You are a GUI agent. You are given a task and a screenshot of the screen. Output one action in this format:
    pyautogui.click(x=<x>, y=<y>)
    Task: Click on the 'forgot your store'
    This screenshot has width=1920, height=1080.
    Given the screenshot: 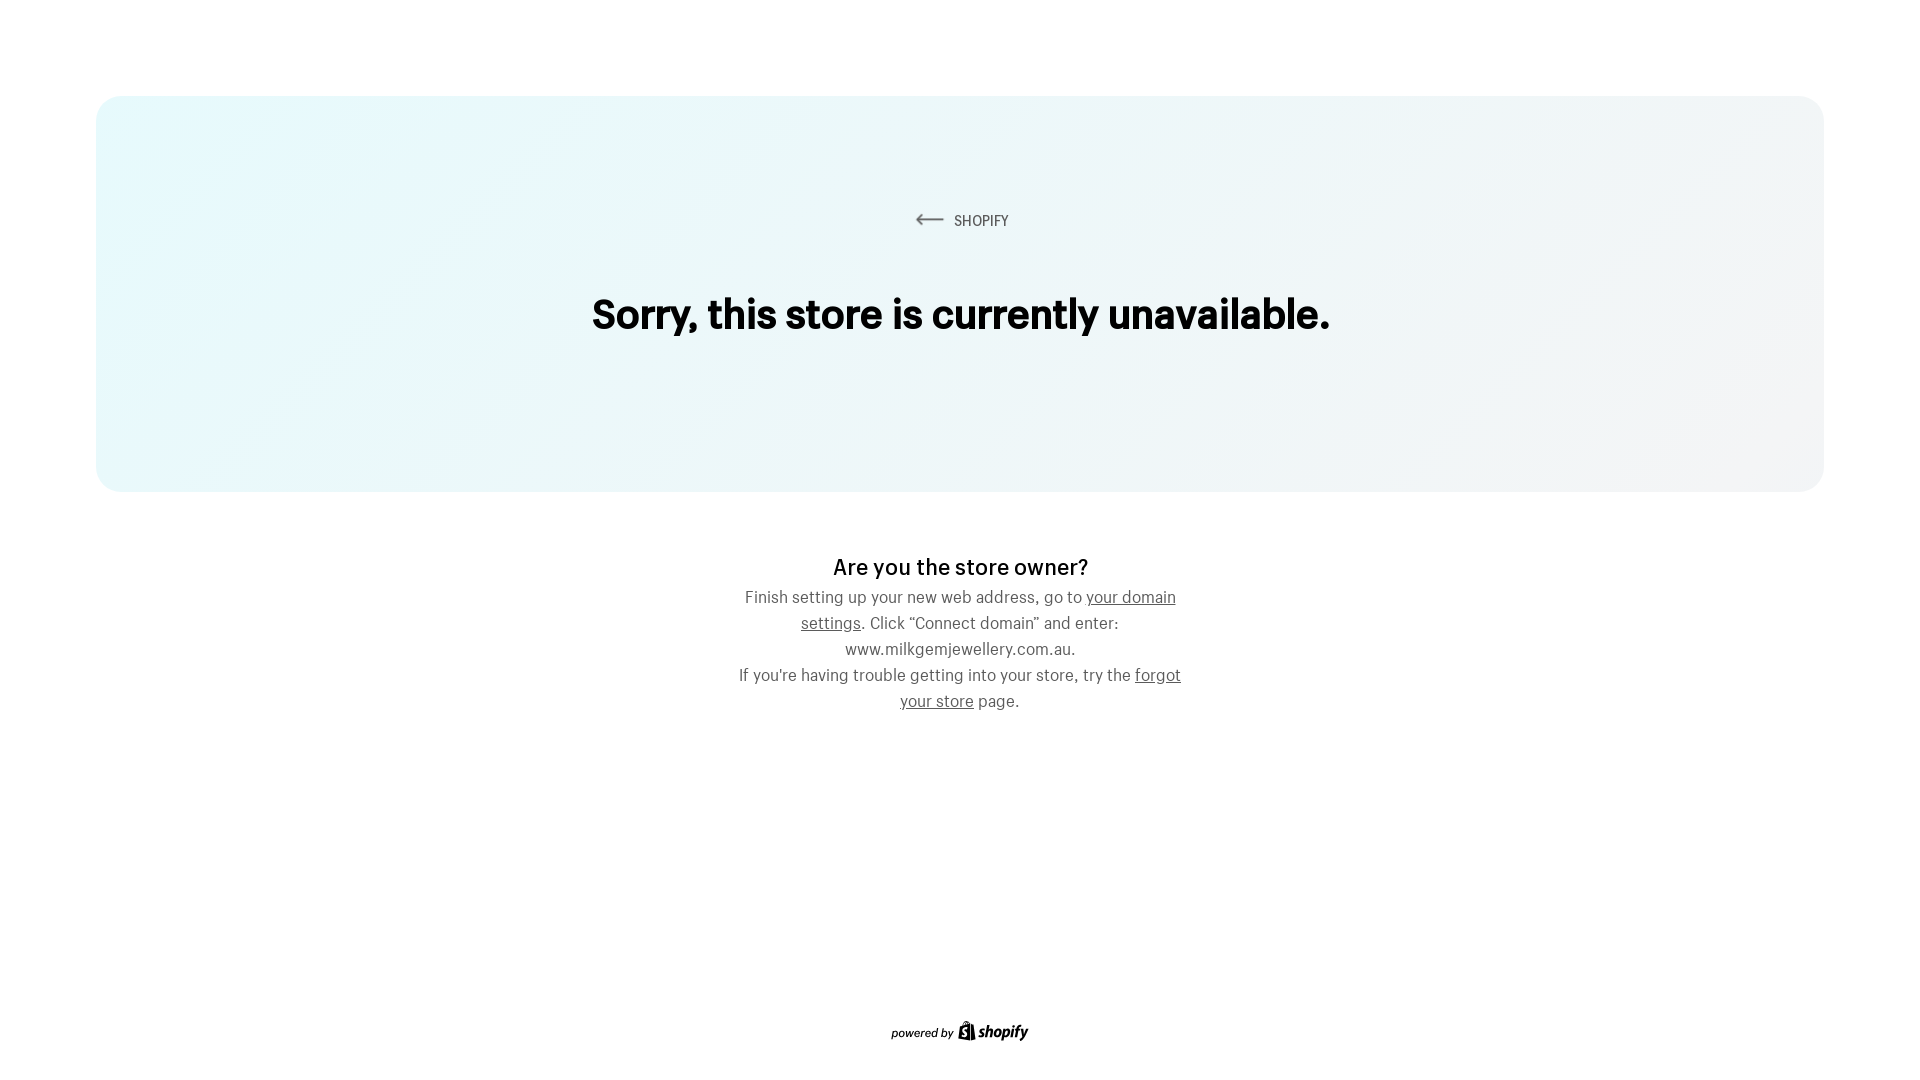 What is the action you would take?
    pyautogui.click(x=1040, y=684)
    